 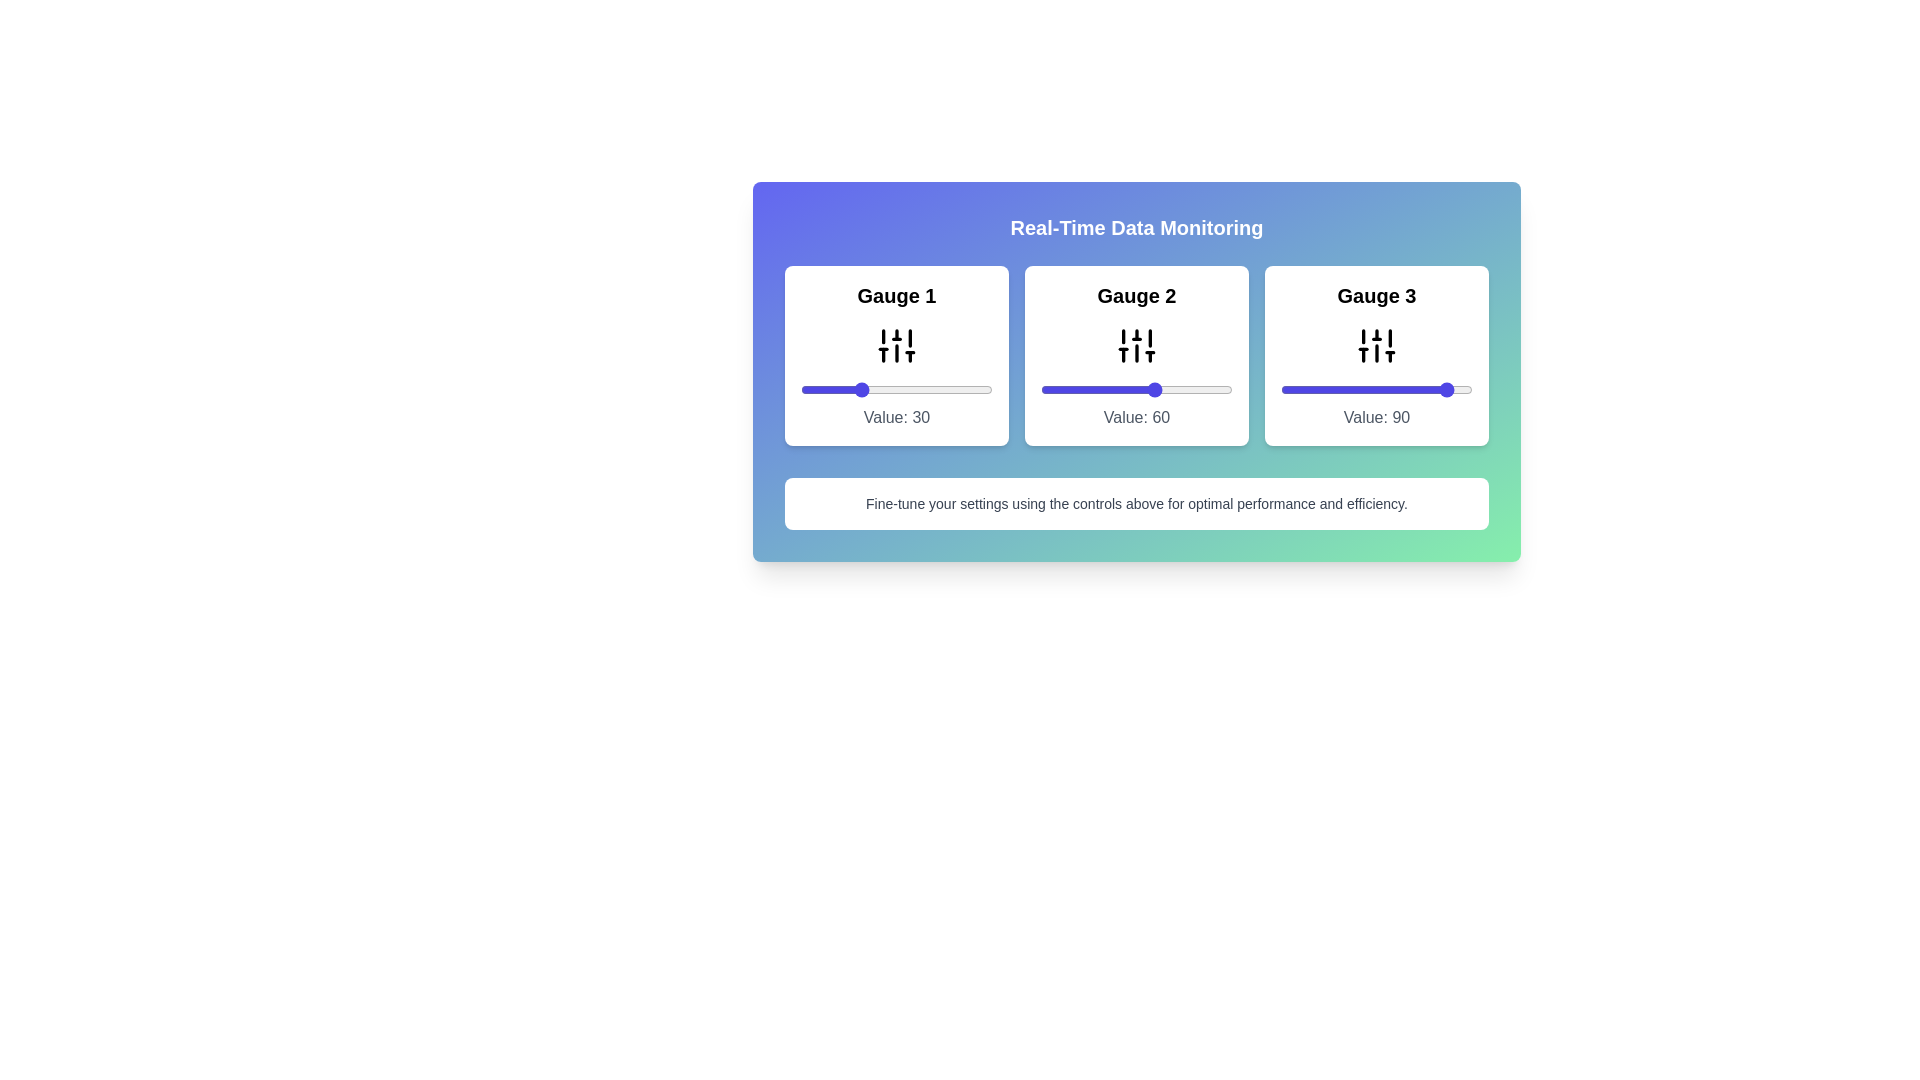 I want to click on the icon that represents the adjustable controls for 'Gauge 1', which is centrally located within the card labeled 'Gauge 1', above the horizontal range slider, so click(x=896, y=345).